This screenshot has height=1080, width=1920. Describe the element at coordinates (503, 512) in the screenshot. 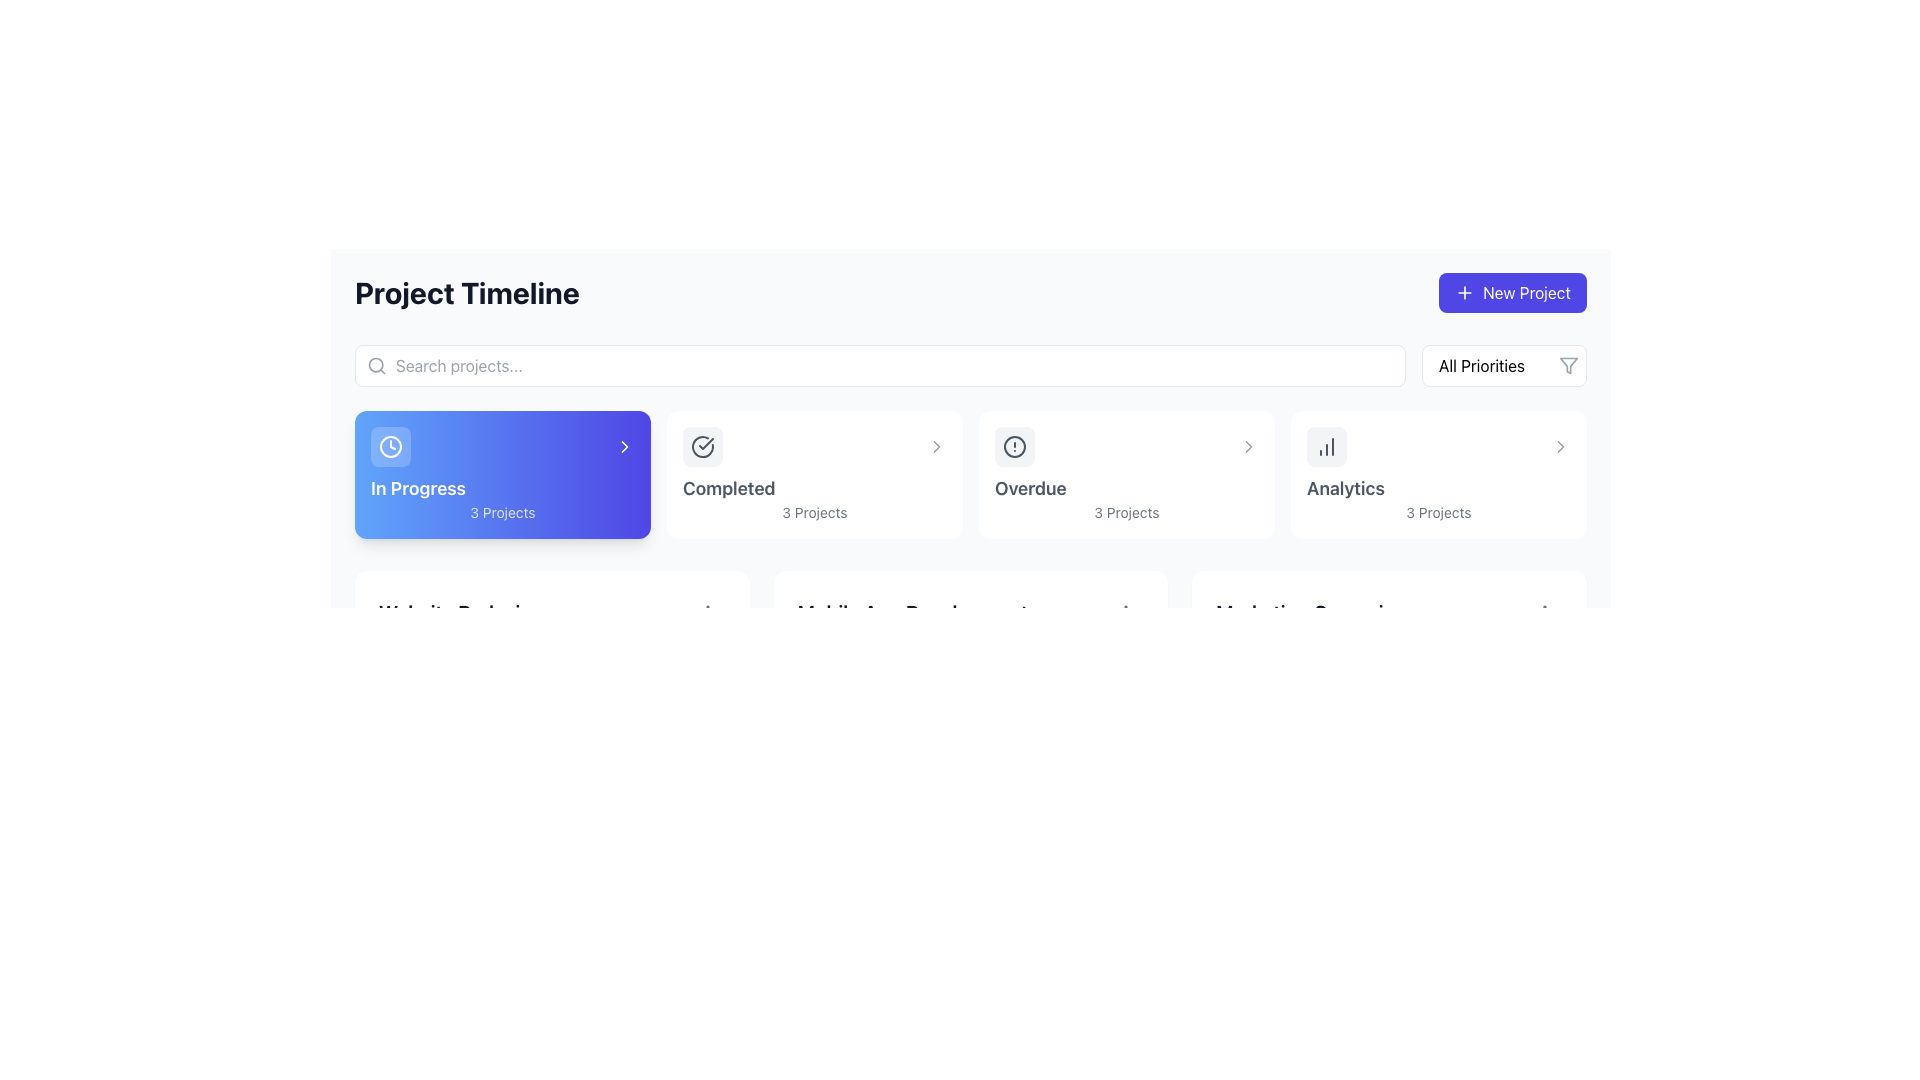

I see `the text element displaying '3 Projects' located at the bottom of the 'In Progress' card, which is centrally aligned and has a white color with 80% opacity` at that location.